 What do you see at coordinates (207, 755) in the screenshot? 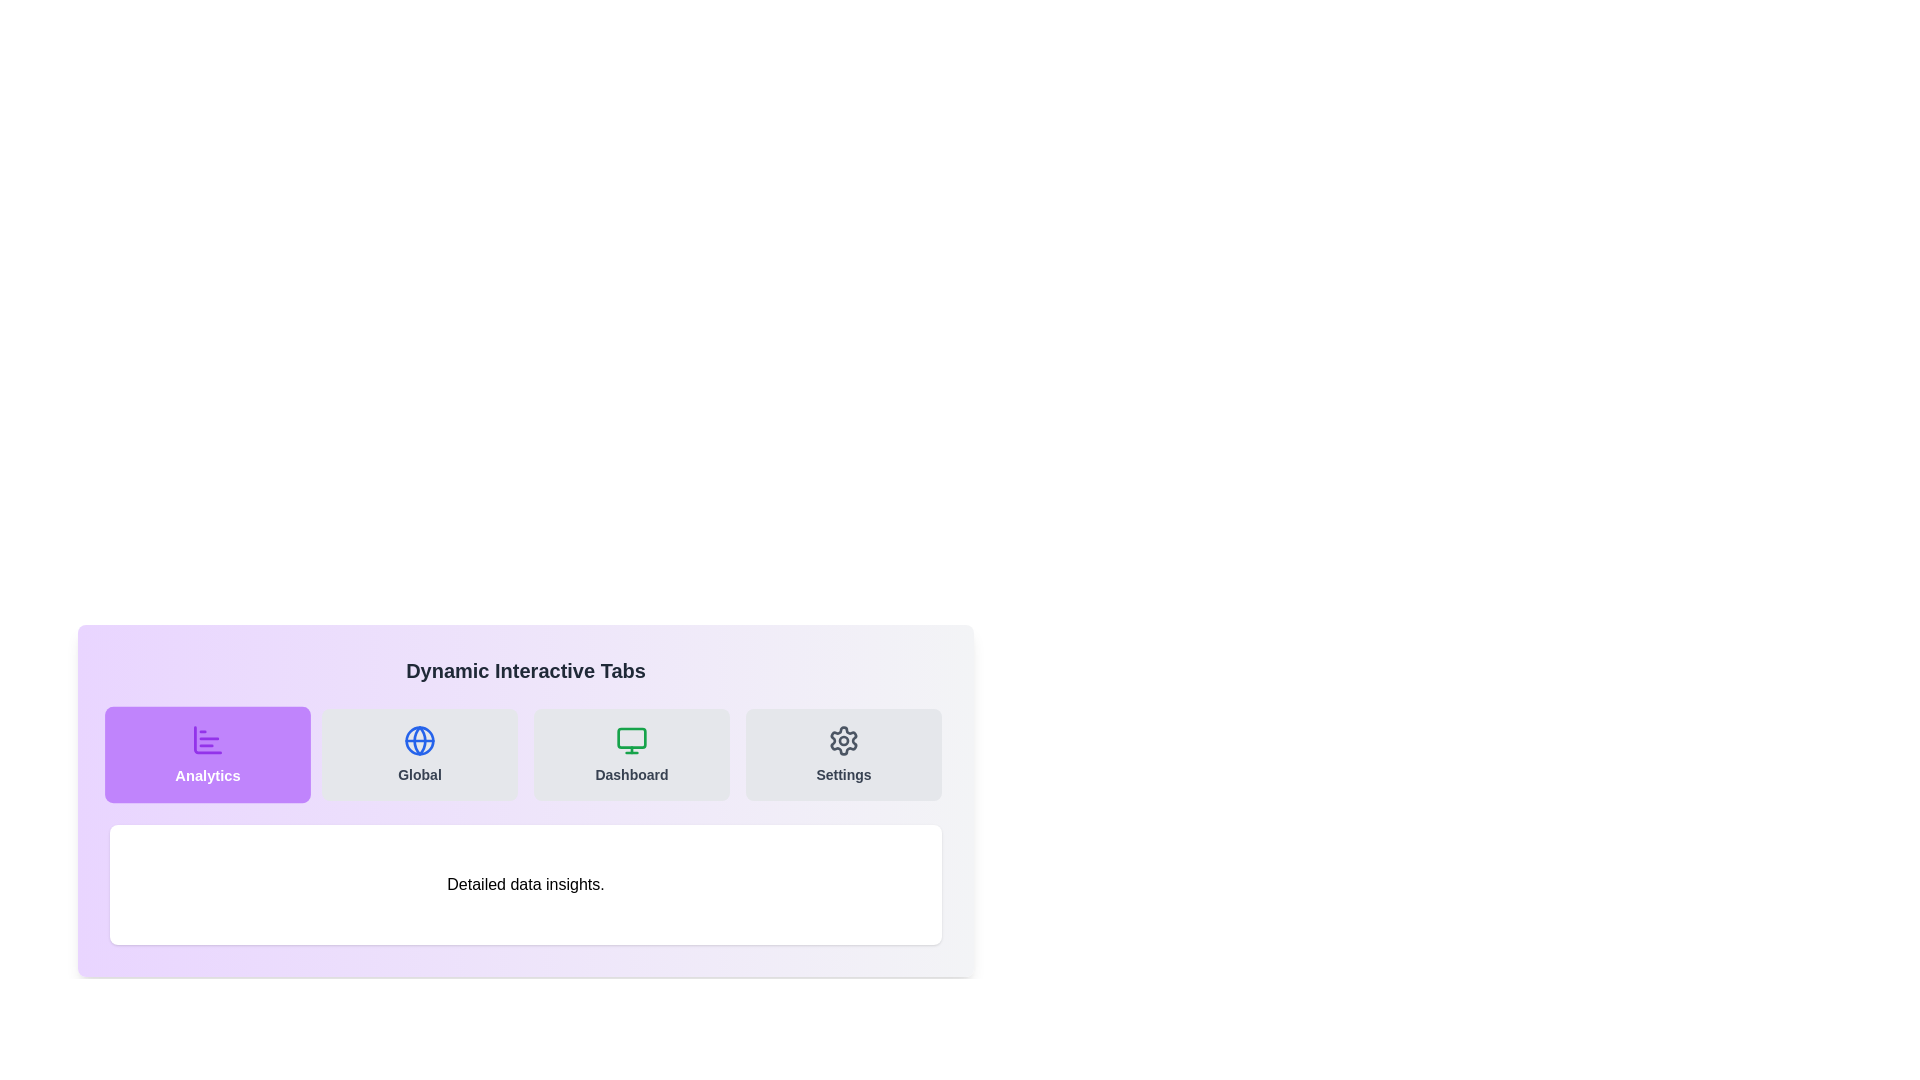
I see `the 'Analytics' interactive navigation tab, which is the first tab in a horizontal navigation bar` at bounding box center [207, 755].